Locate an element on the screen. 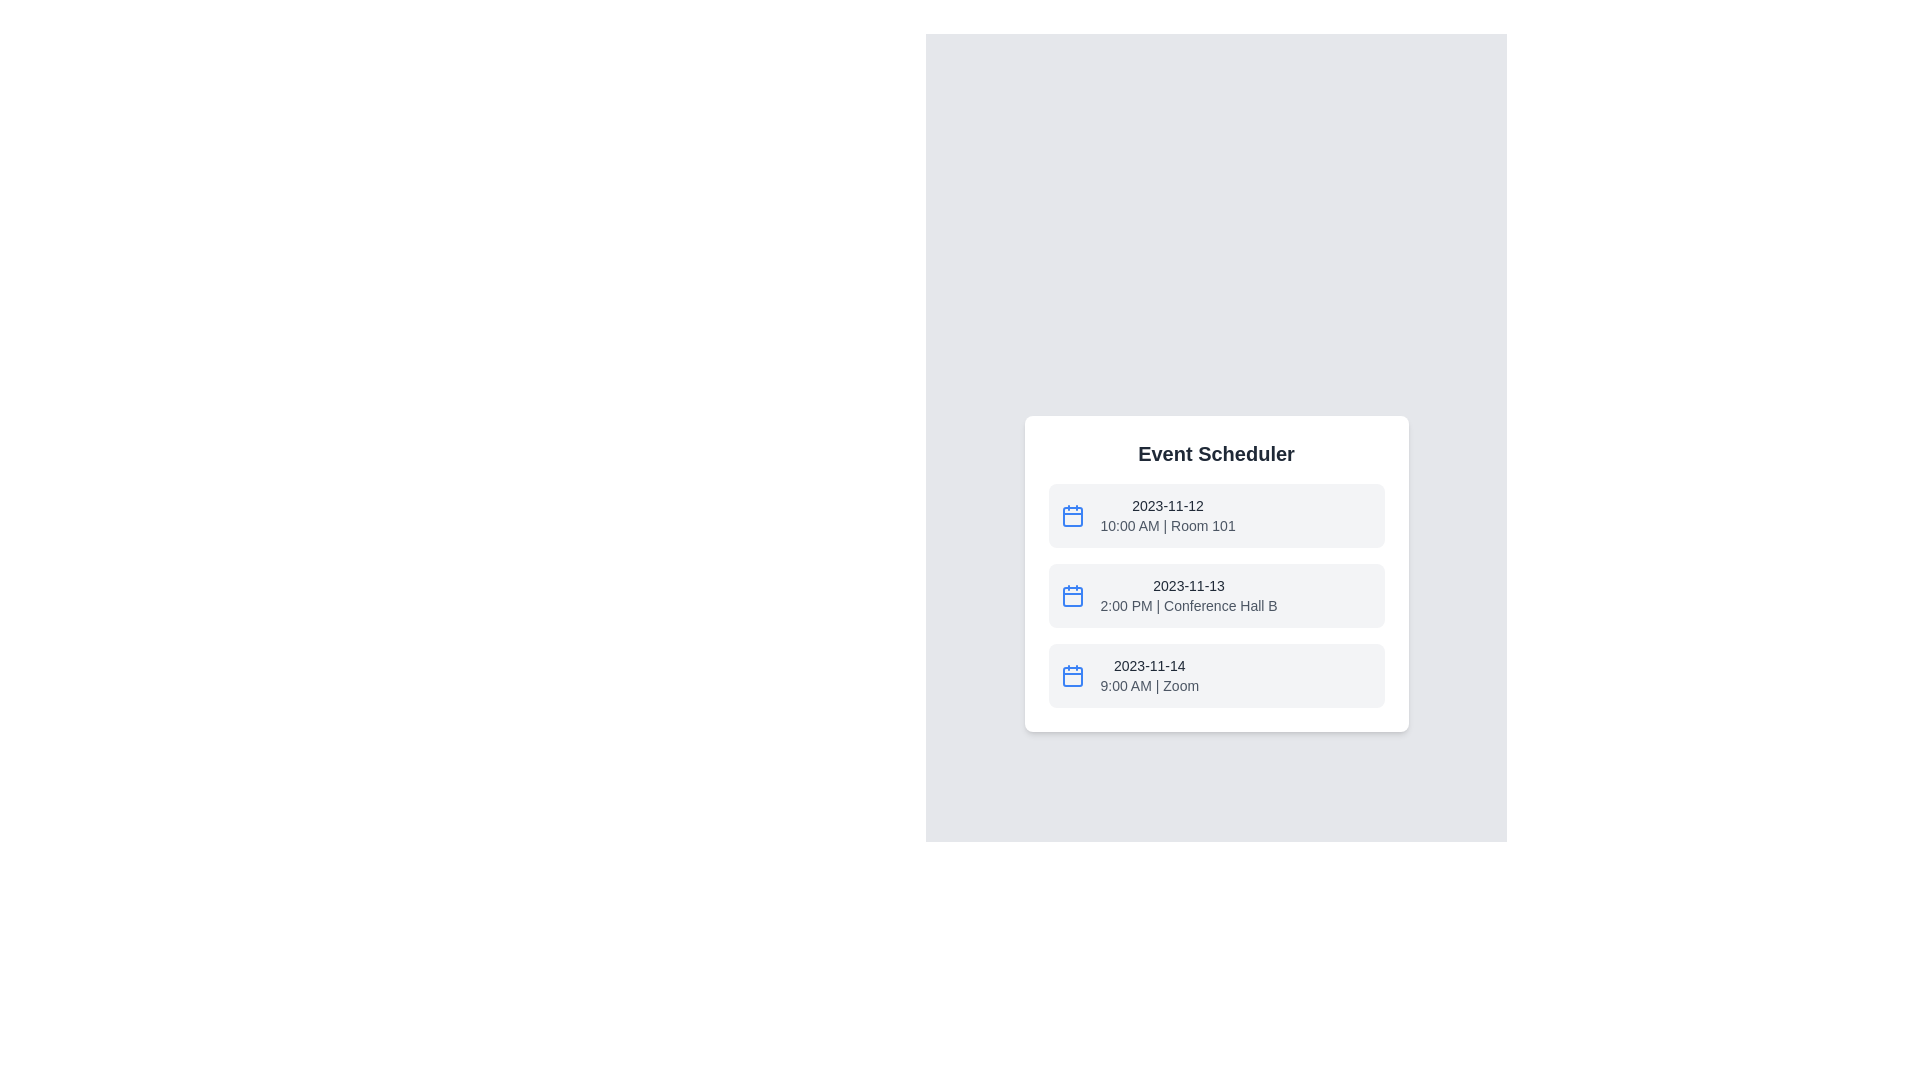 This screenshot has width=1920, height=1080. the calendar icon located in the third event block of the event scheduler, which is positioned next to the '2023-11-14 9:00 AM | Zoom' text is located at coordinates (1071, 675).